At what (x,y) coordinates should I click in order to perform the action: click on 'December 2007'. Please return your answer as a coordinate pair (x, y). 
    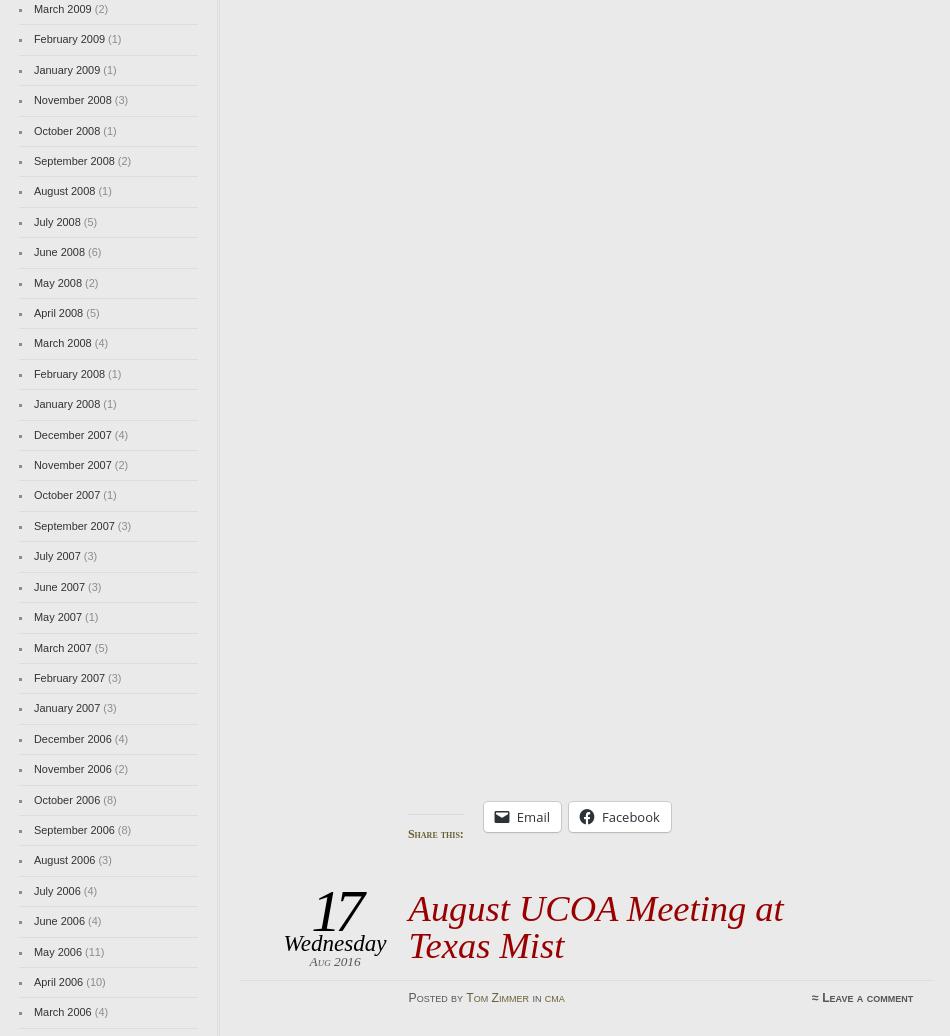
    Looking at the image, I should click on (72, 433).